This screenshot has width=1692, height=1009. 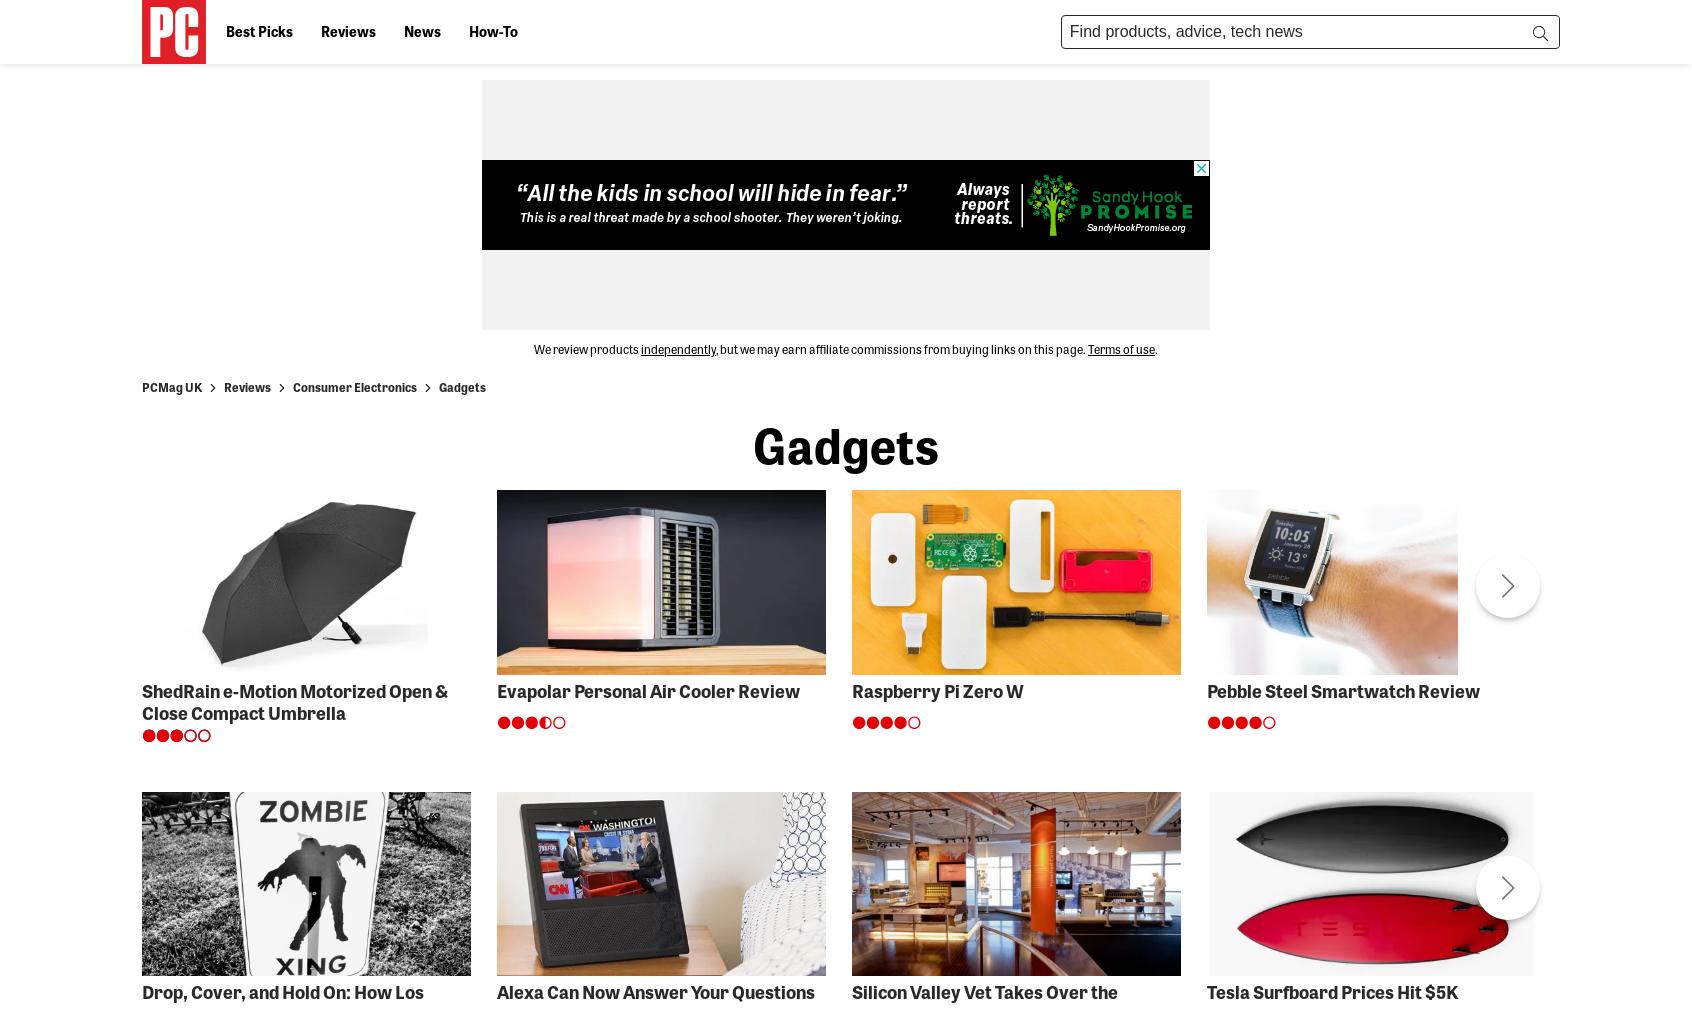 What do you see at coordinates (292, 385) in the screenshot?
I see `'Consumer Electronics'` at bounding box center [292, 385].